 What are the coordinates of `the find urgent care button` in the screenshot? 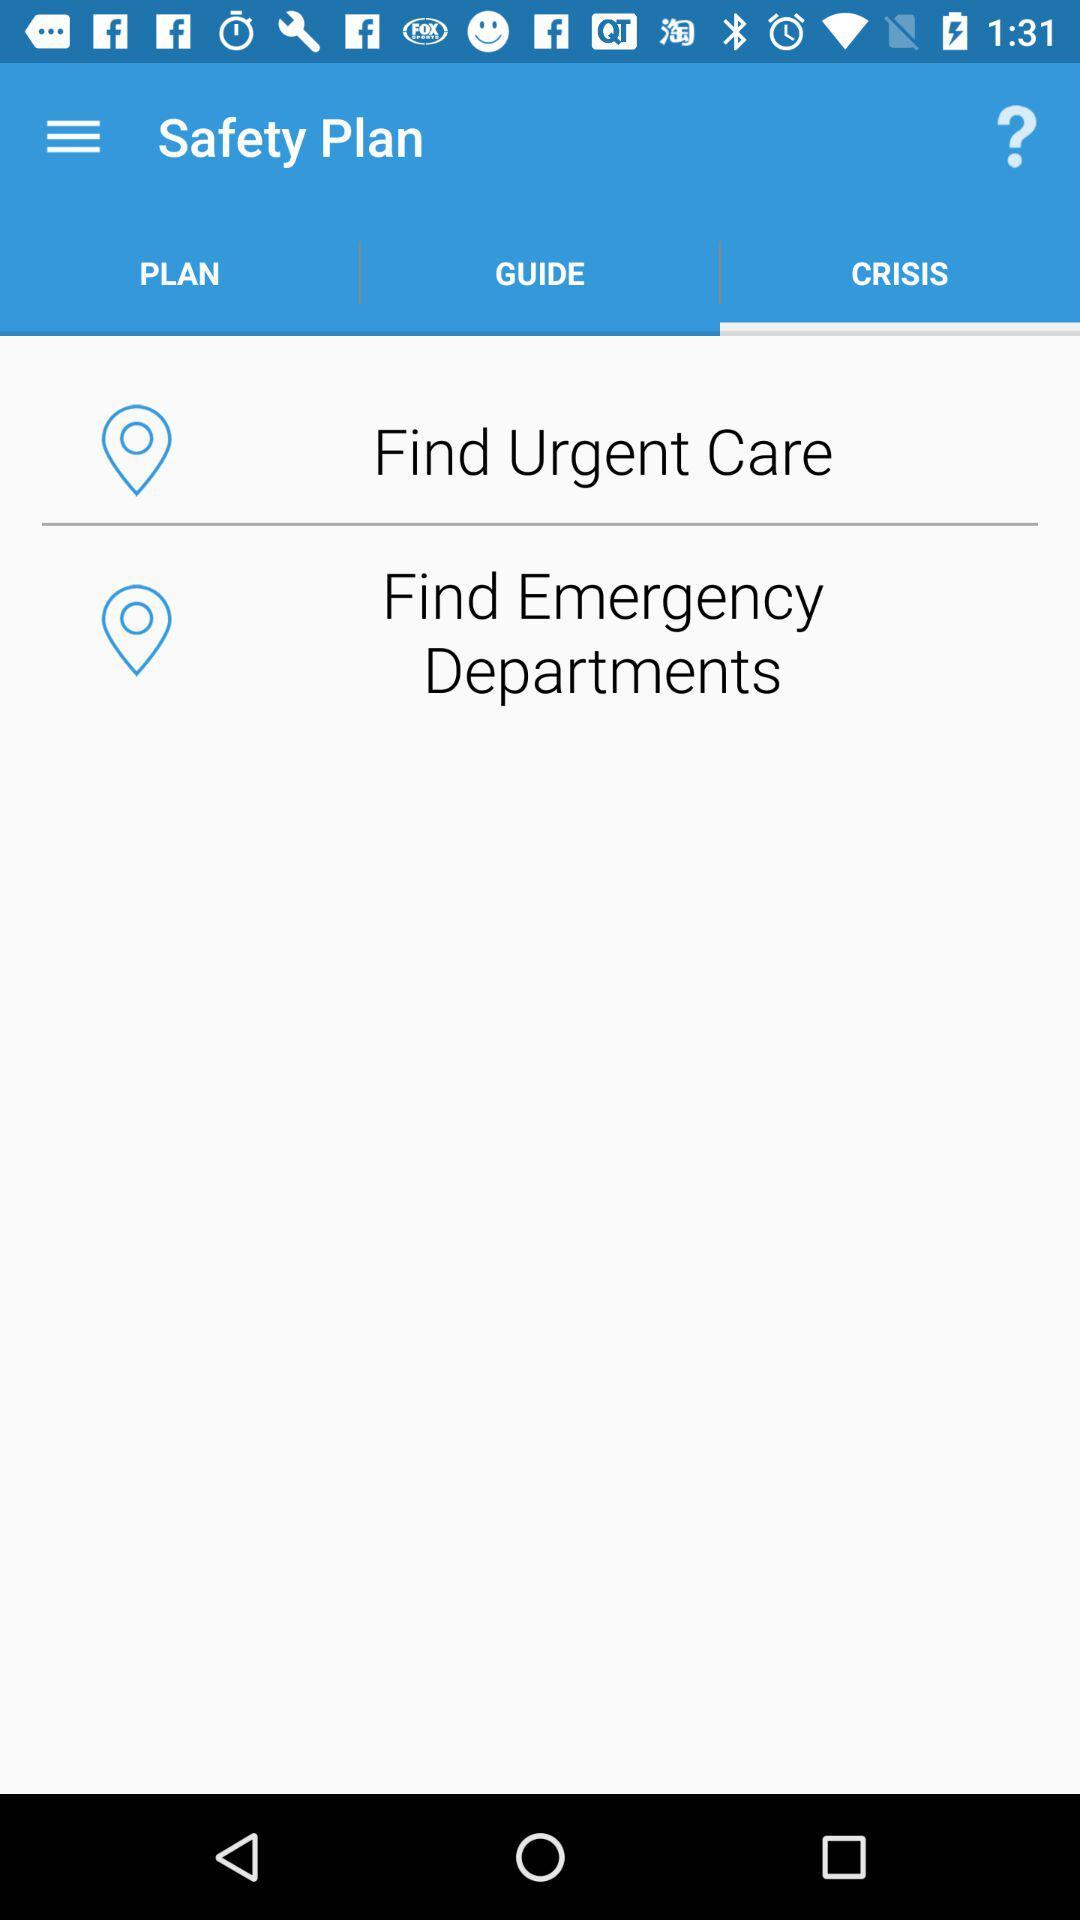 It's located at (540, 449).